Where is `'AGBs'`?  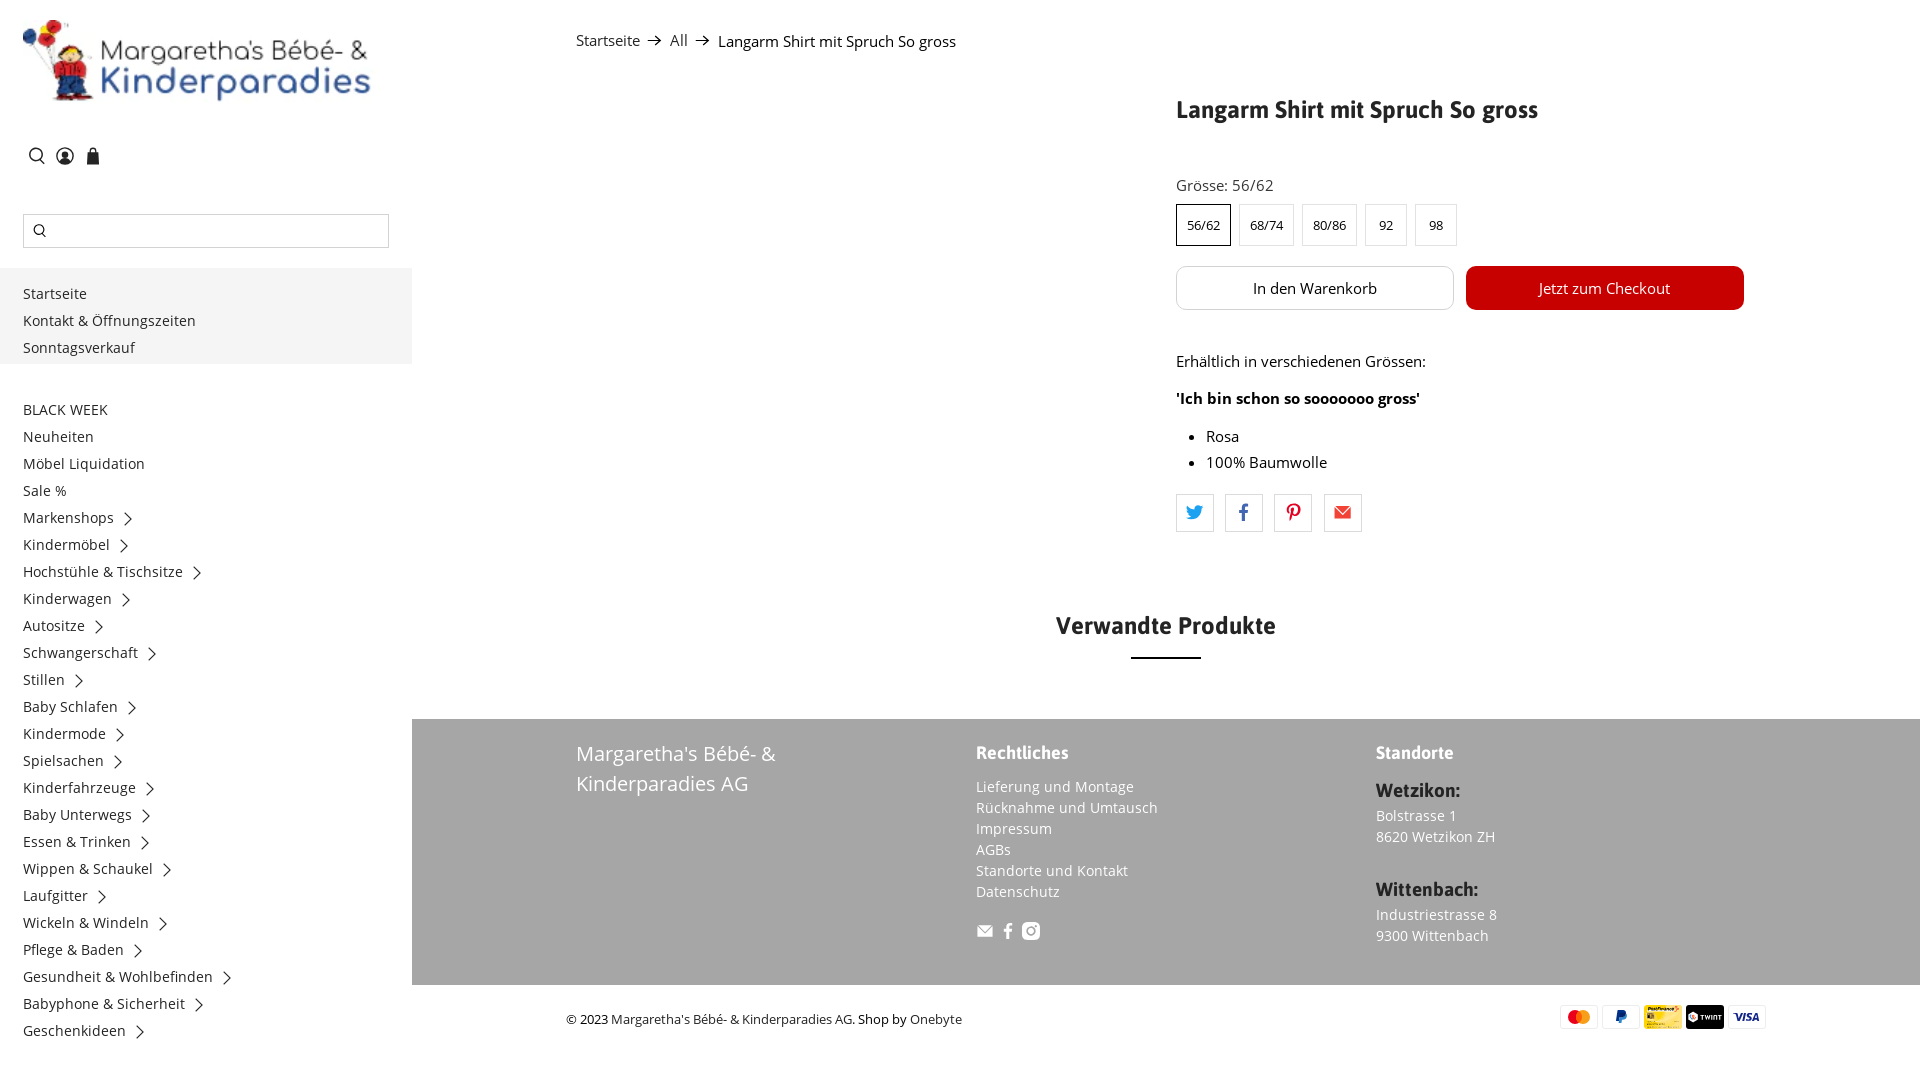
'AGBs' is located at coordinates (993, 849).